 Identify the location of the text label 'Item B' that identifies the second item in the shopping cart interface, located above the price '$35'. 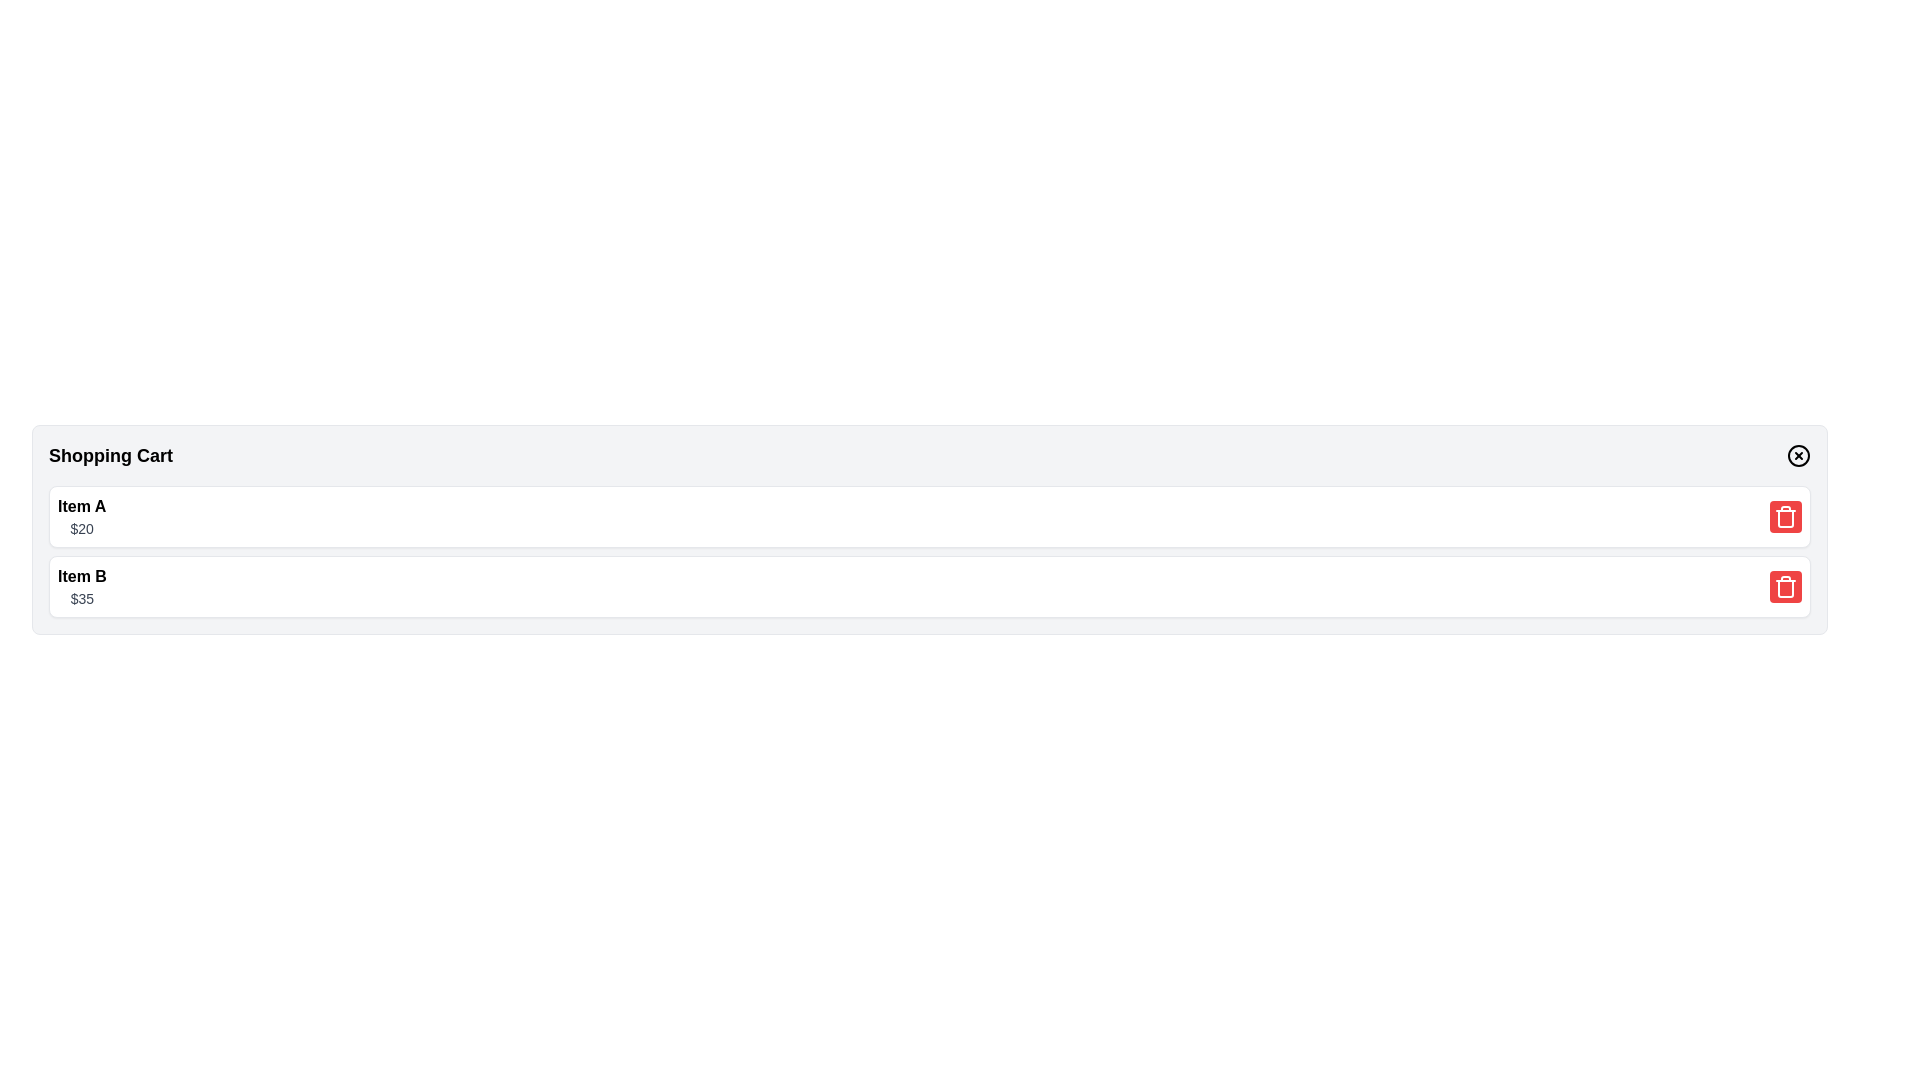
(81, 577).